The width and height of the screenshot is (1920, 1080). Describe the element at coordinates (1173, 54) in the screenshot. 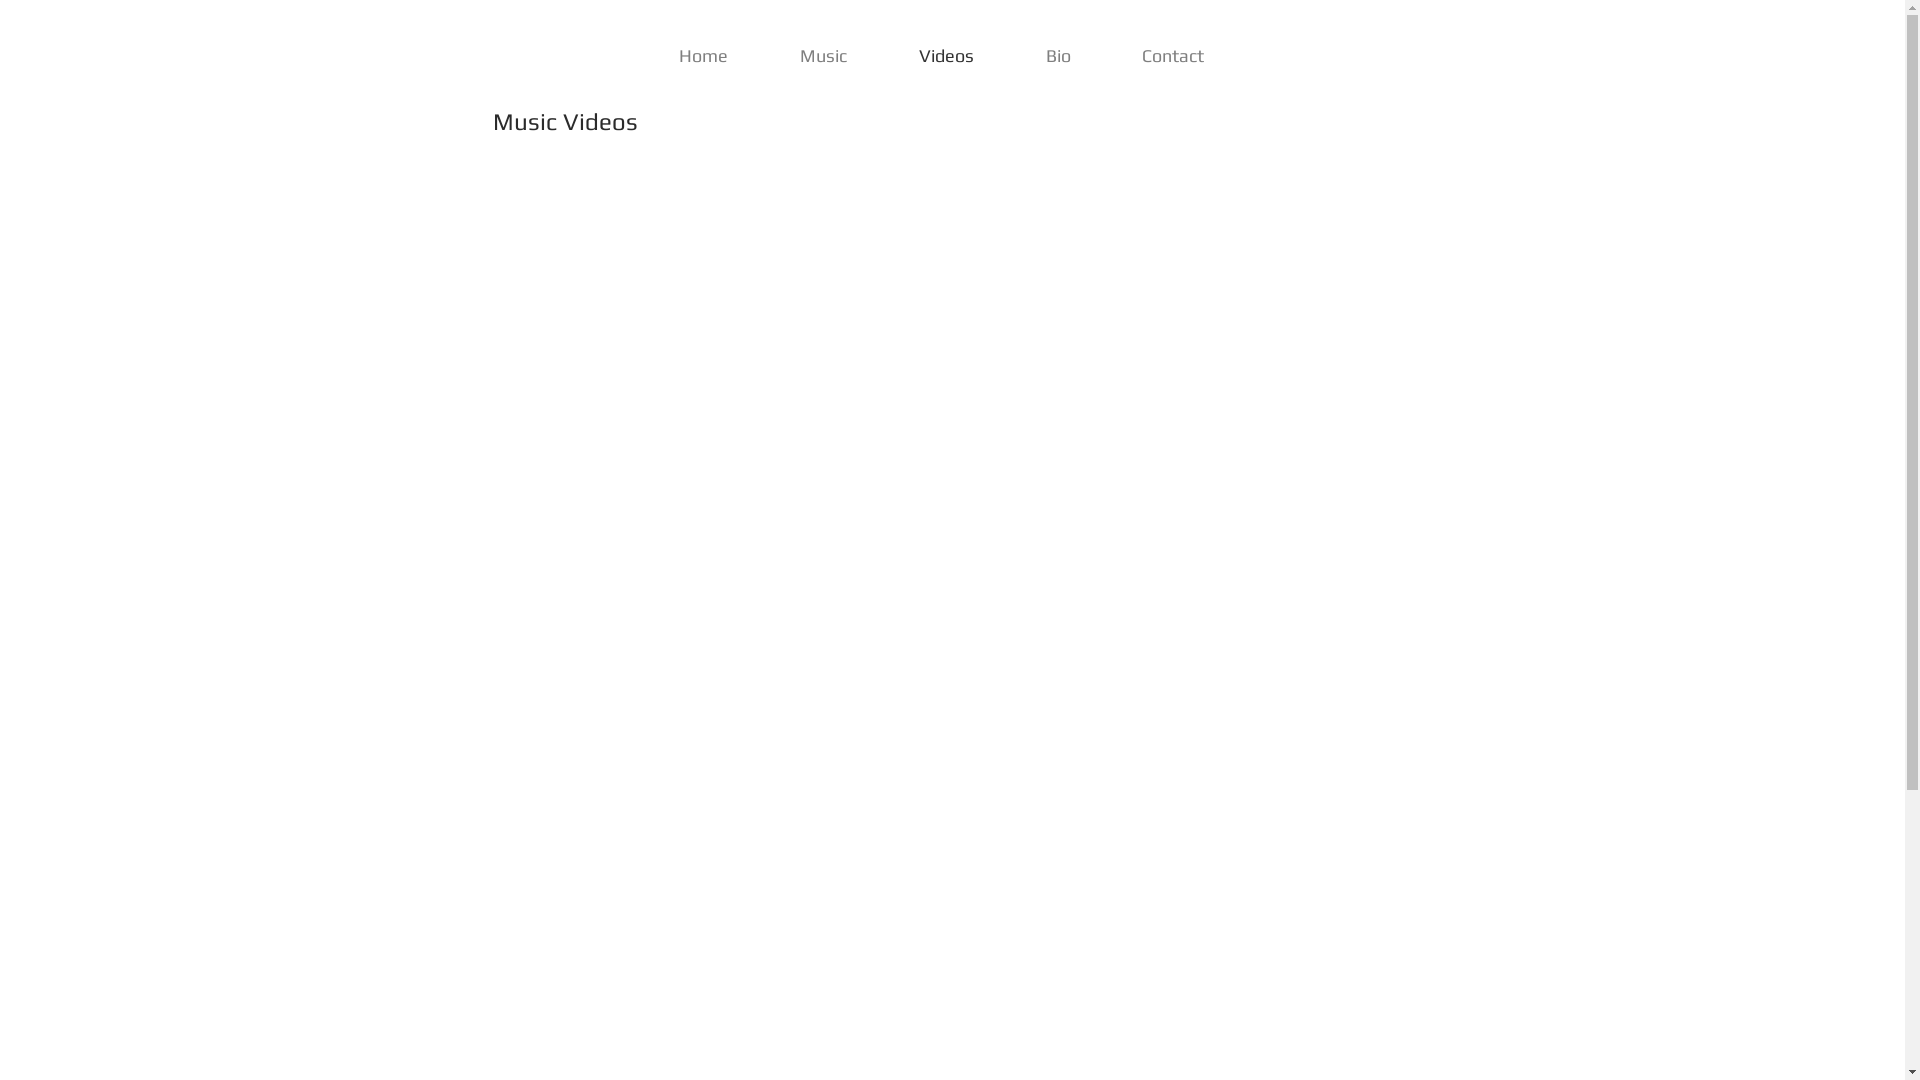

I see `'Contact'` at that location.